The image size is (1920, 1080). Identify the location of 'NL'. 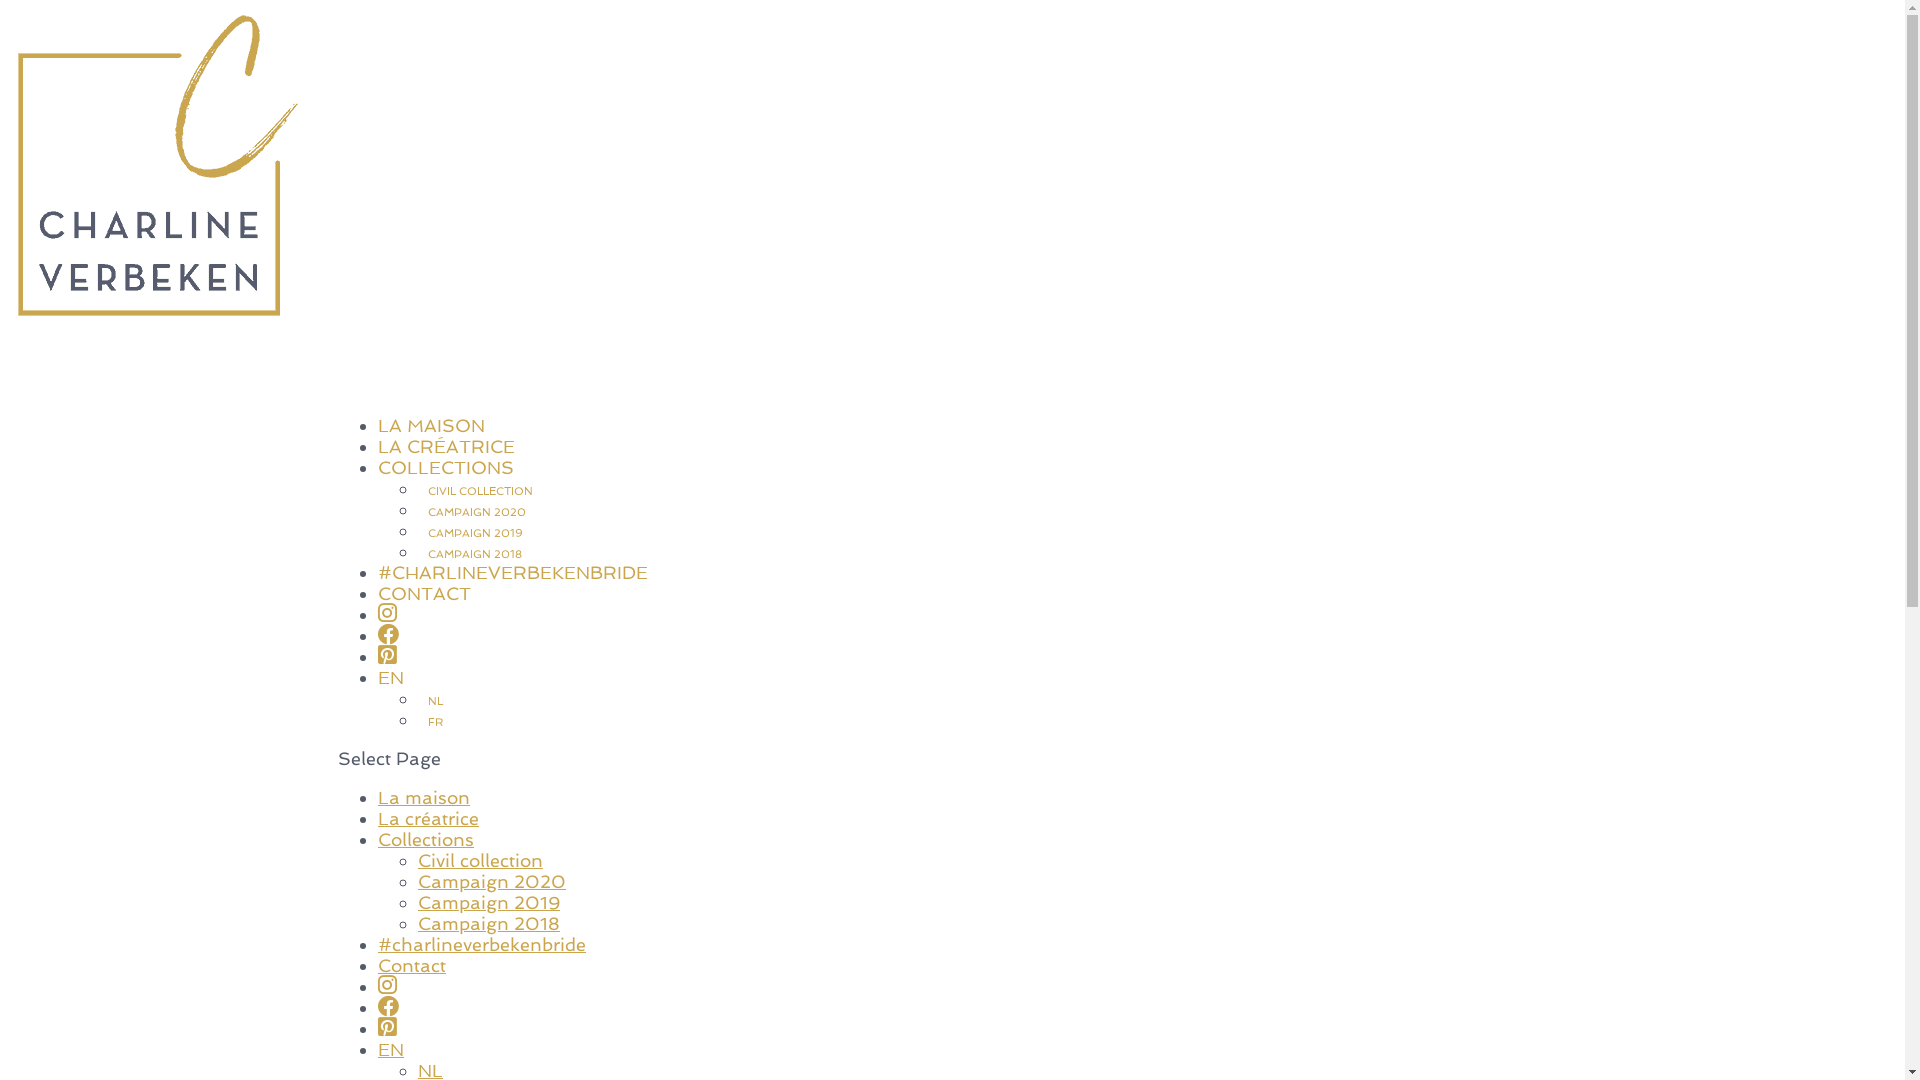
(434, 700).